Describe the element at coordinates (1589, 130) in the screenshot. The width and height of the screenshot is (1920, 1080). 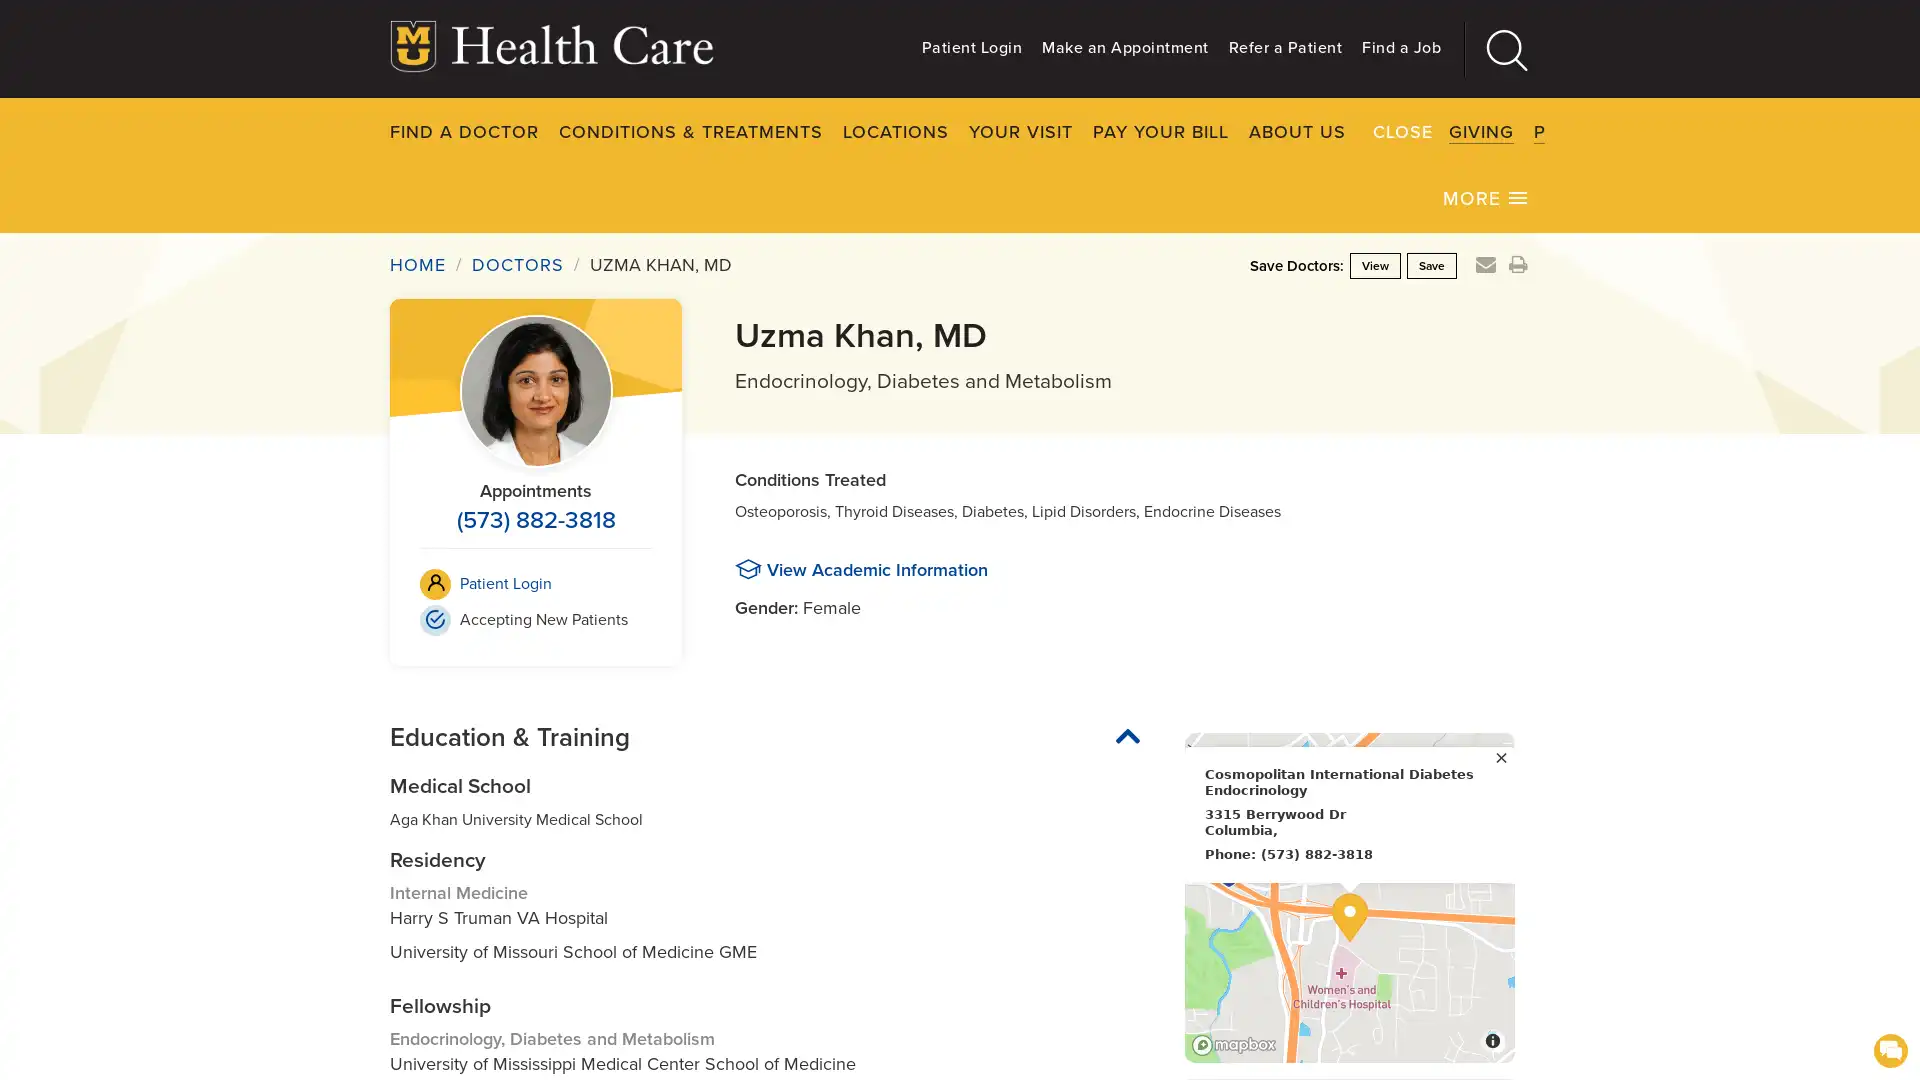
I see `CLOSE` at that location.